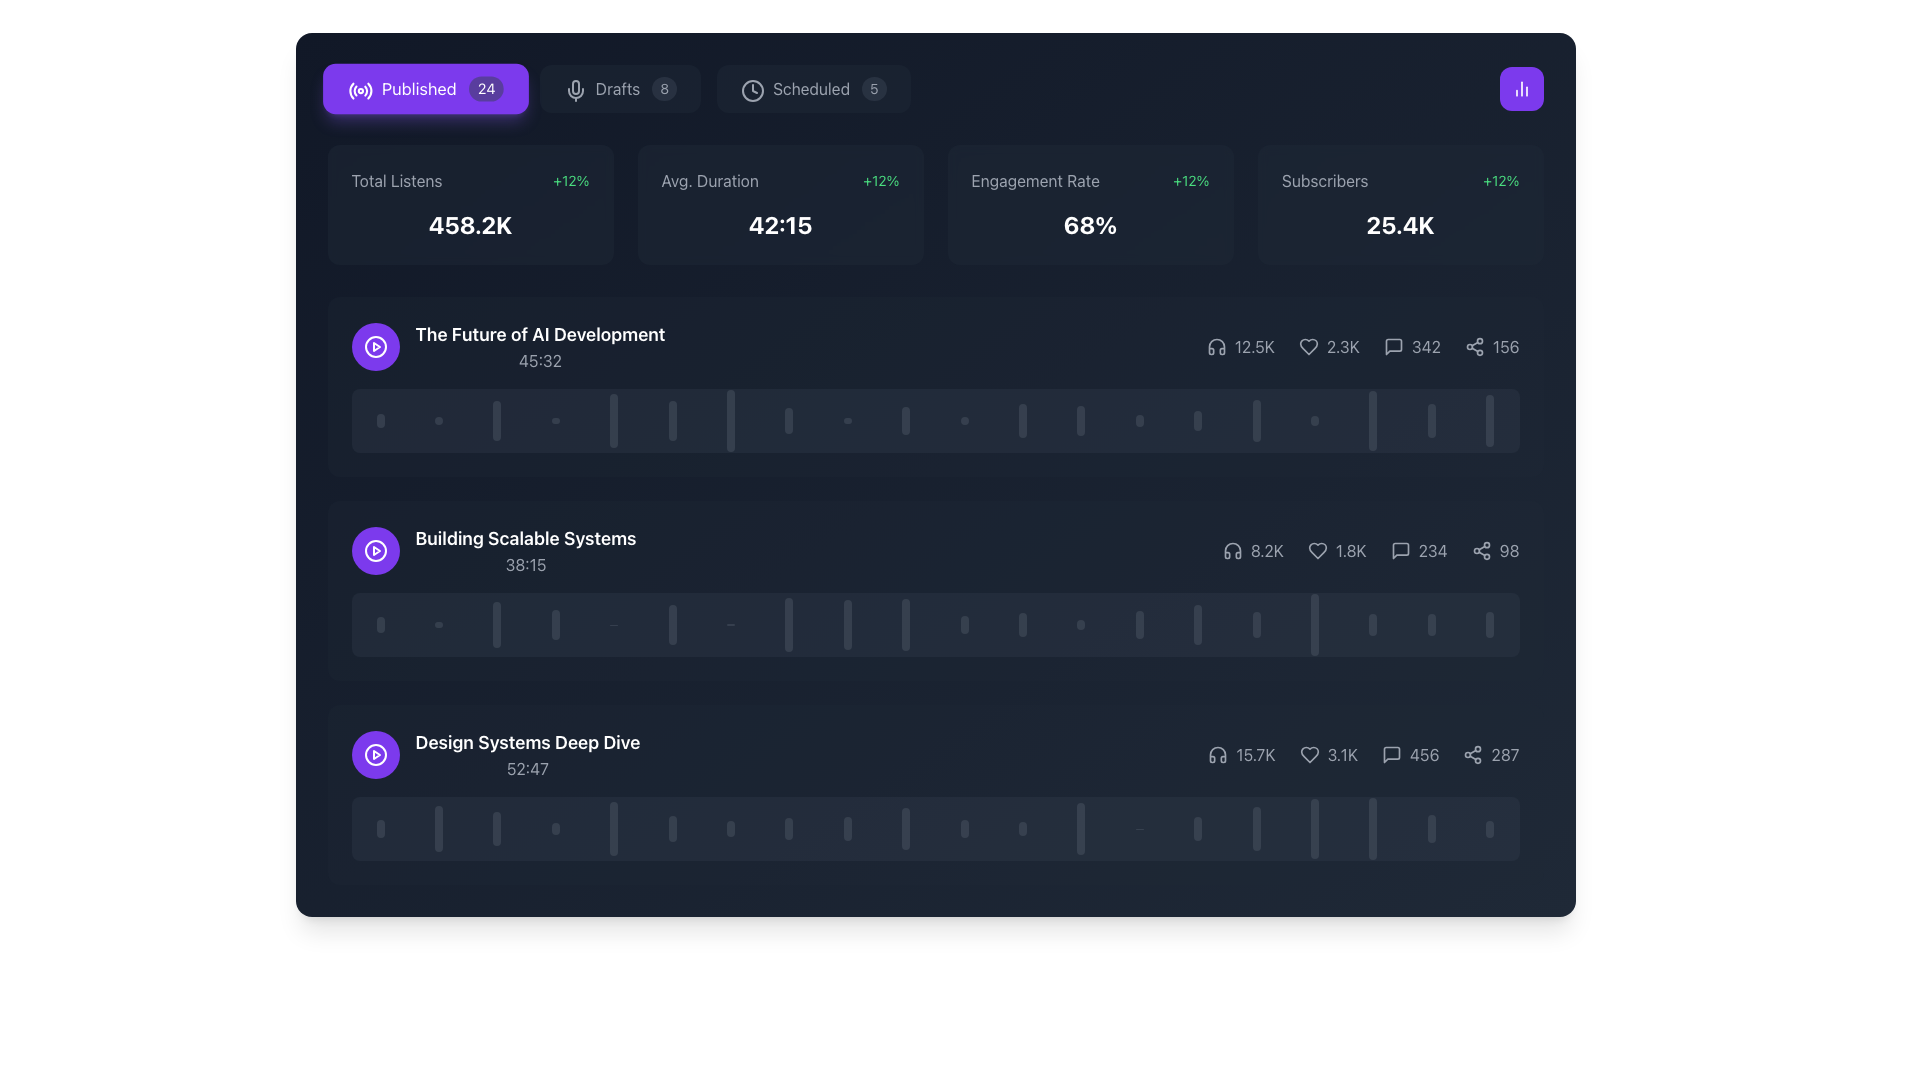  Describe the element at coordinates (1430, 623) in the screenshot. I see `the 19th vertical progress bar element, which is light gray and has a rounded end, positioned below the 'Building Scalable Systems' list` at that location.